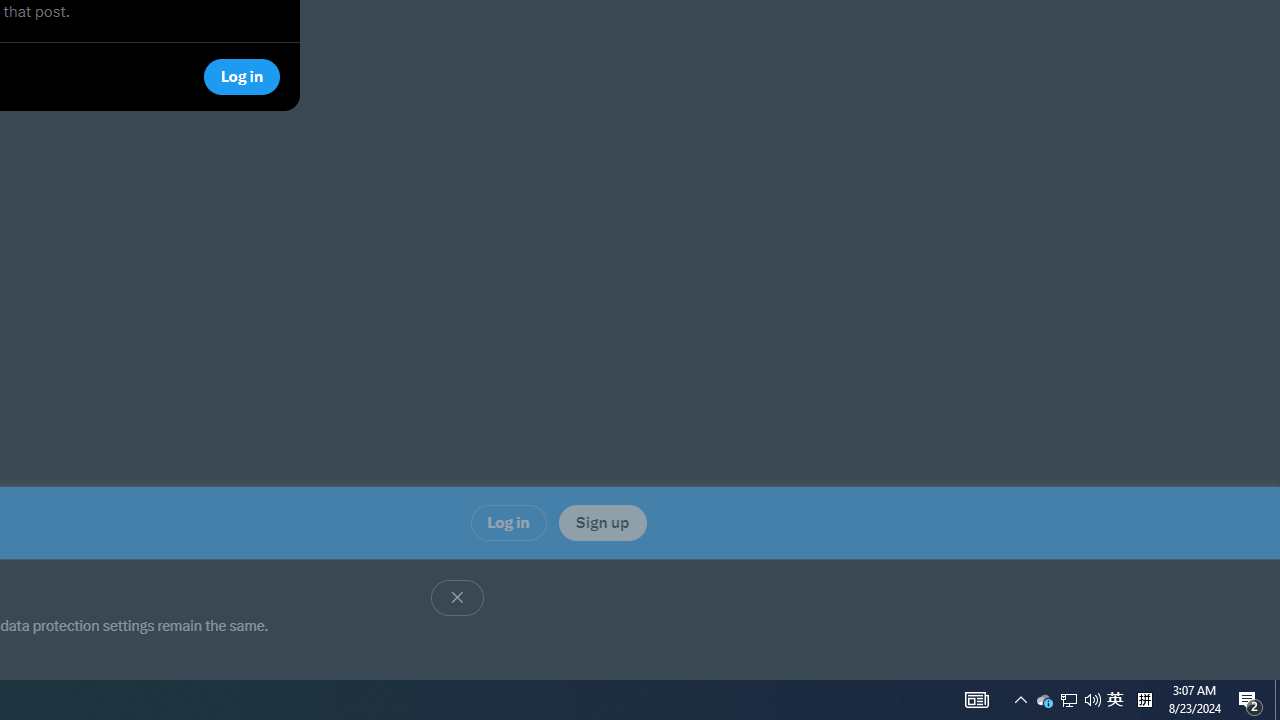 The width and height of the screenshot is (1280, 720). Describe the element at coordinates (508, 521) in the screenshot. I see `'Log in'` at that location.